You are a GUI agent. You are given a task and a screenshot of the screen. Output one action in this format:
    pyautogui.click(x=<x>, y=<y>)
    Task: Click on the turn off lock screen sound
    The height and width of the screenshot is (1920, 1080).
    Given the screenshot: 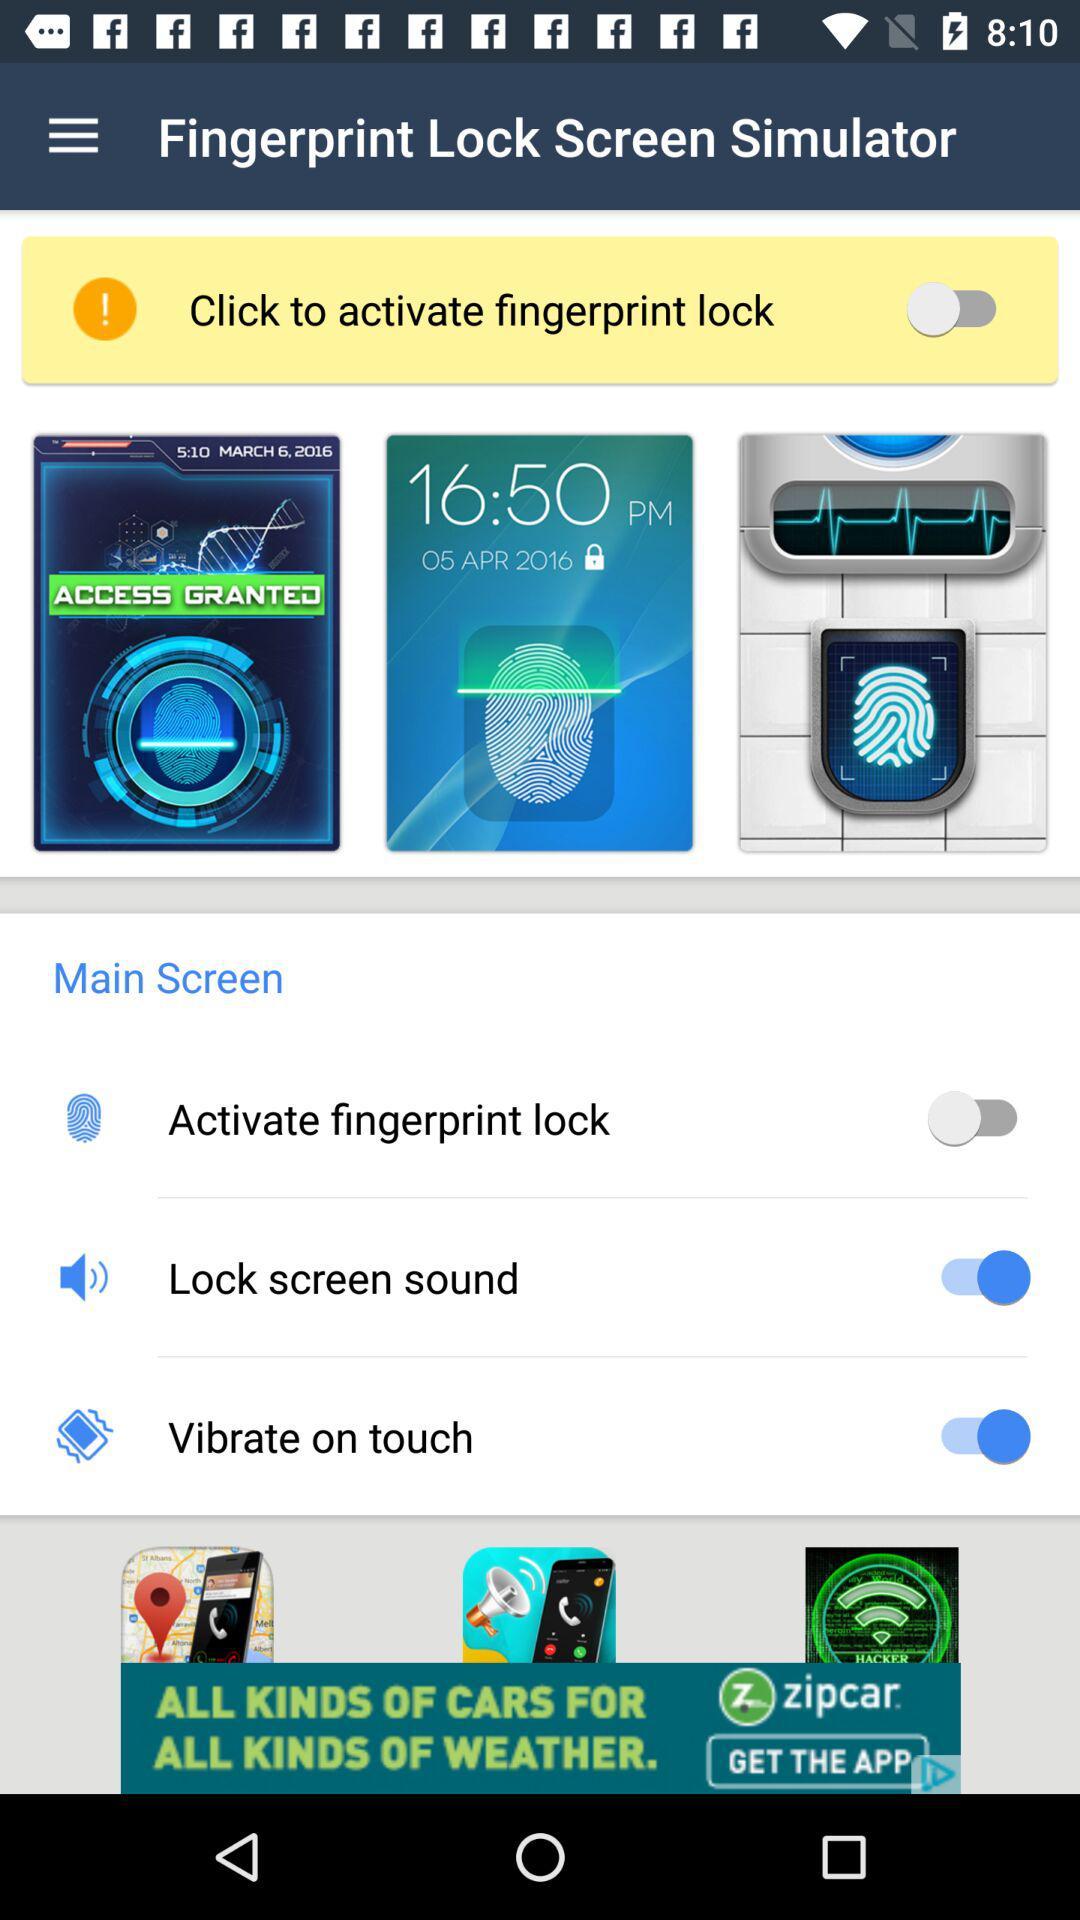 What is the action you would take?
    pyautogui.click(x=978, y=1275)
    